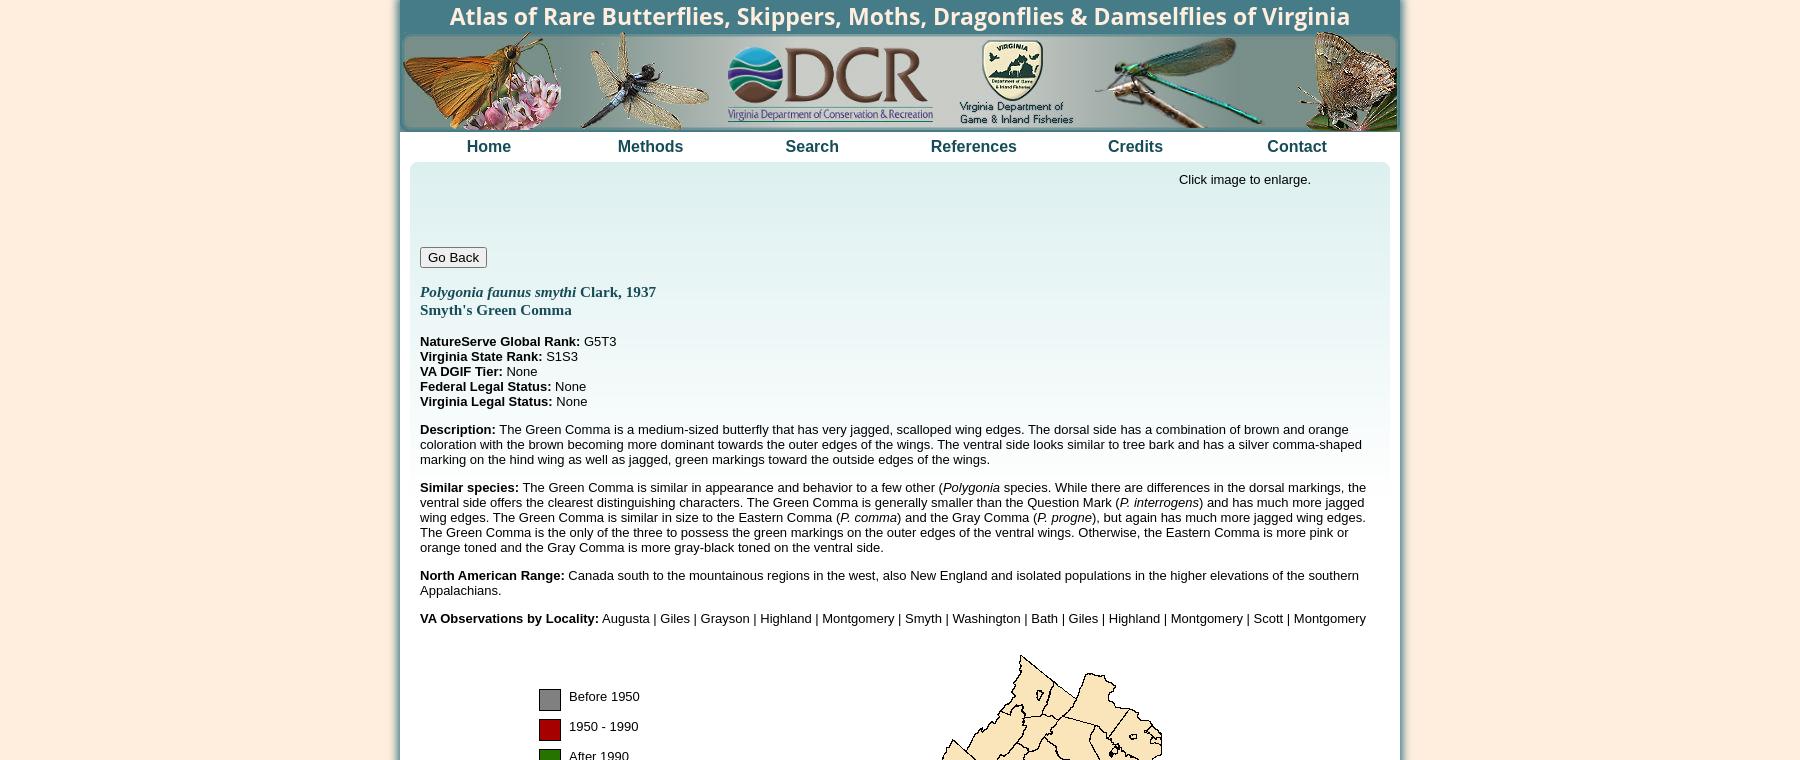 The height and width of the screenshot is (760, 1800). I want to click on 'Smyth's Green Comma', so click(494, 309).